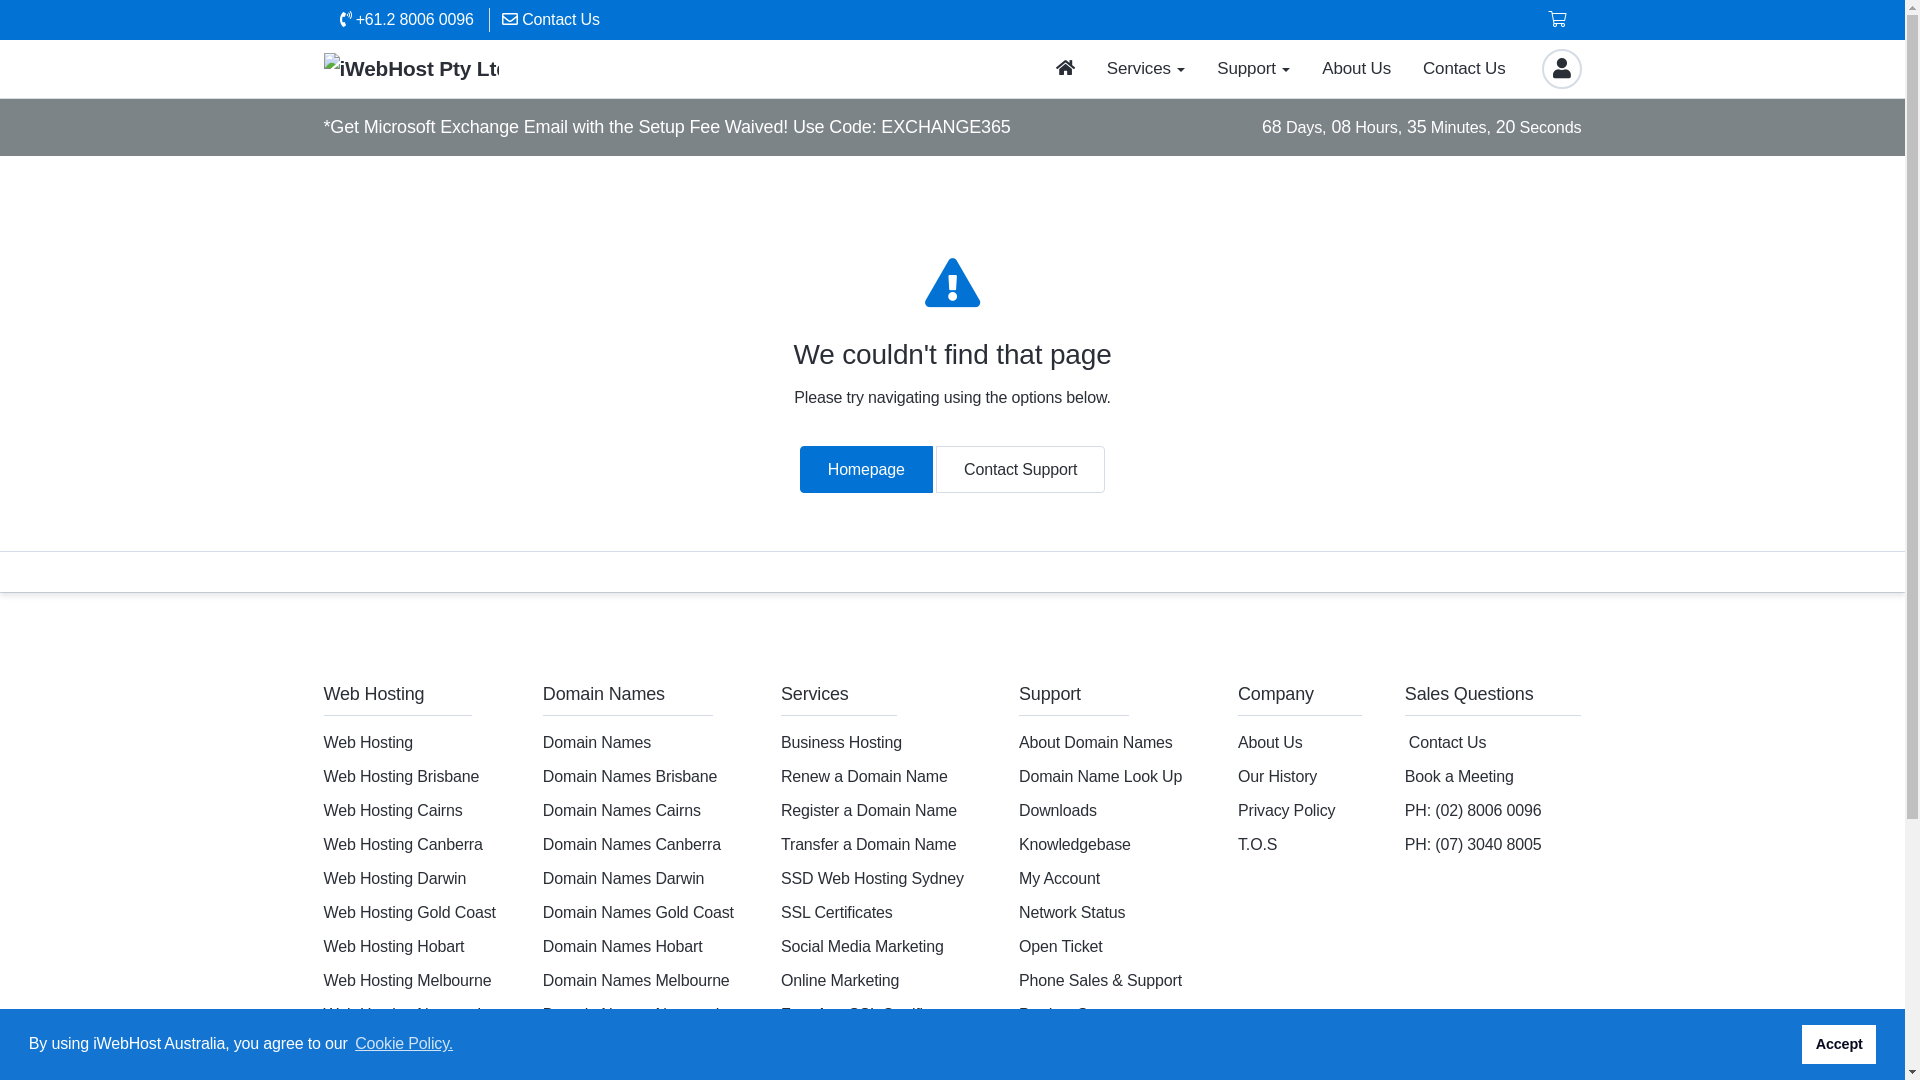 This screenshot has width=1920, height=1080. What do you see at coordinates (836, 912) in the screenshot?
I see `'SSL Certificates'` at bounding box center [836, 912].